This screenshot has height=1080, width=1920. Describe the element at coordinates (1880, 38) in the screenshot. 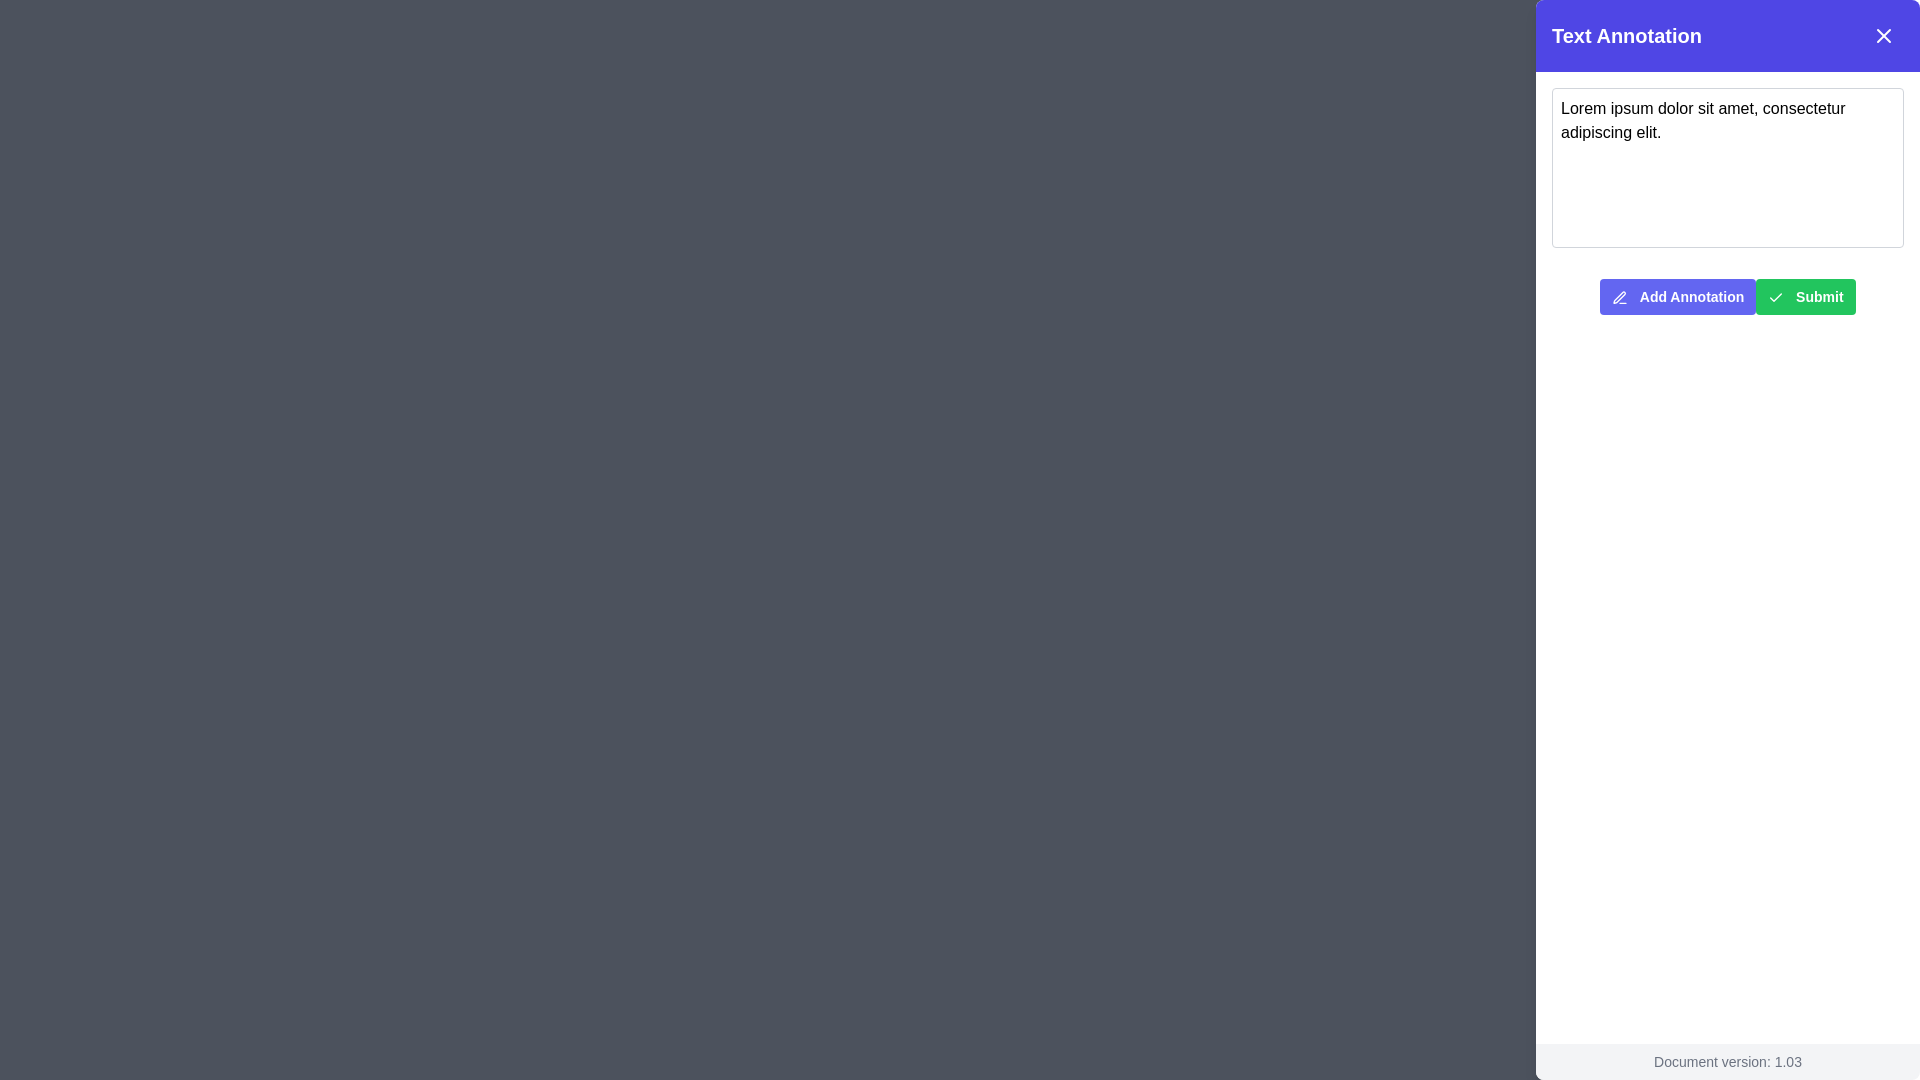

I see `the circular button with an 'X' icon located at the top right corner of the purple header section` at that location.